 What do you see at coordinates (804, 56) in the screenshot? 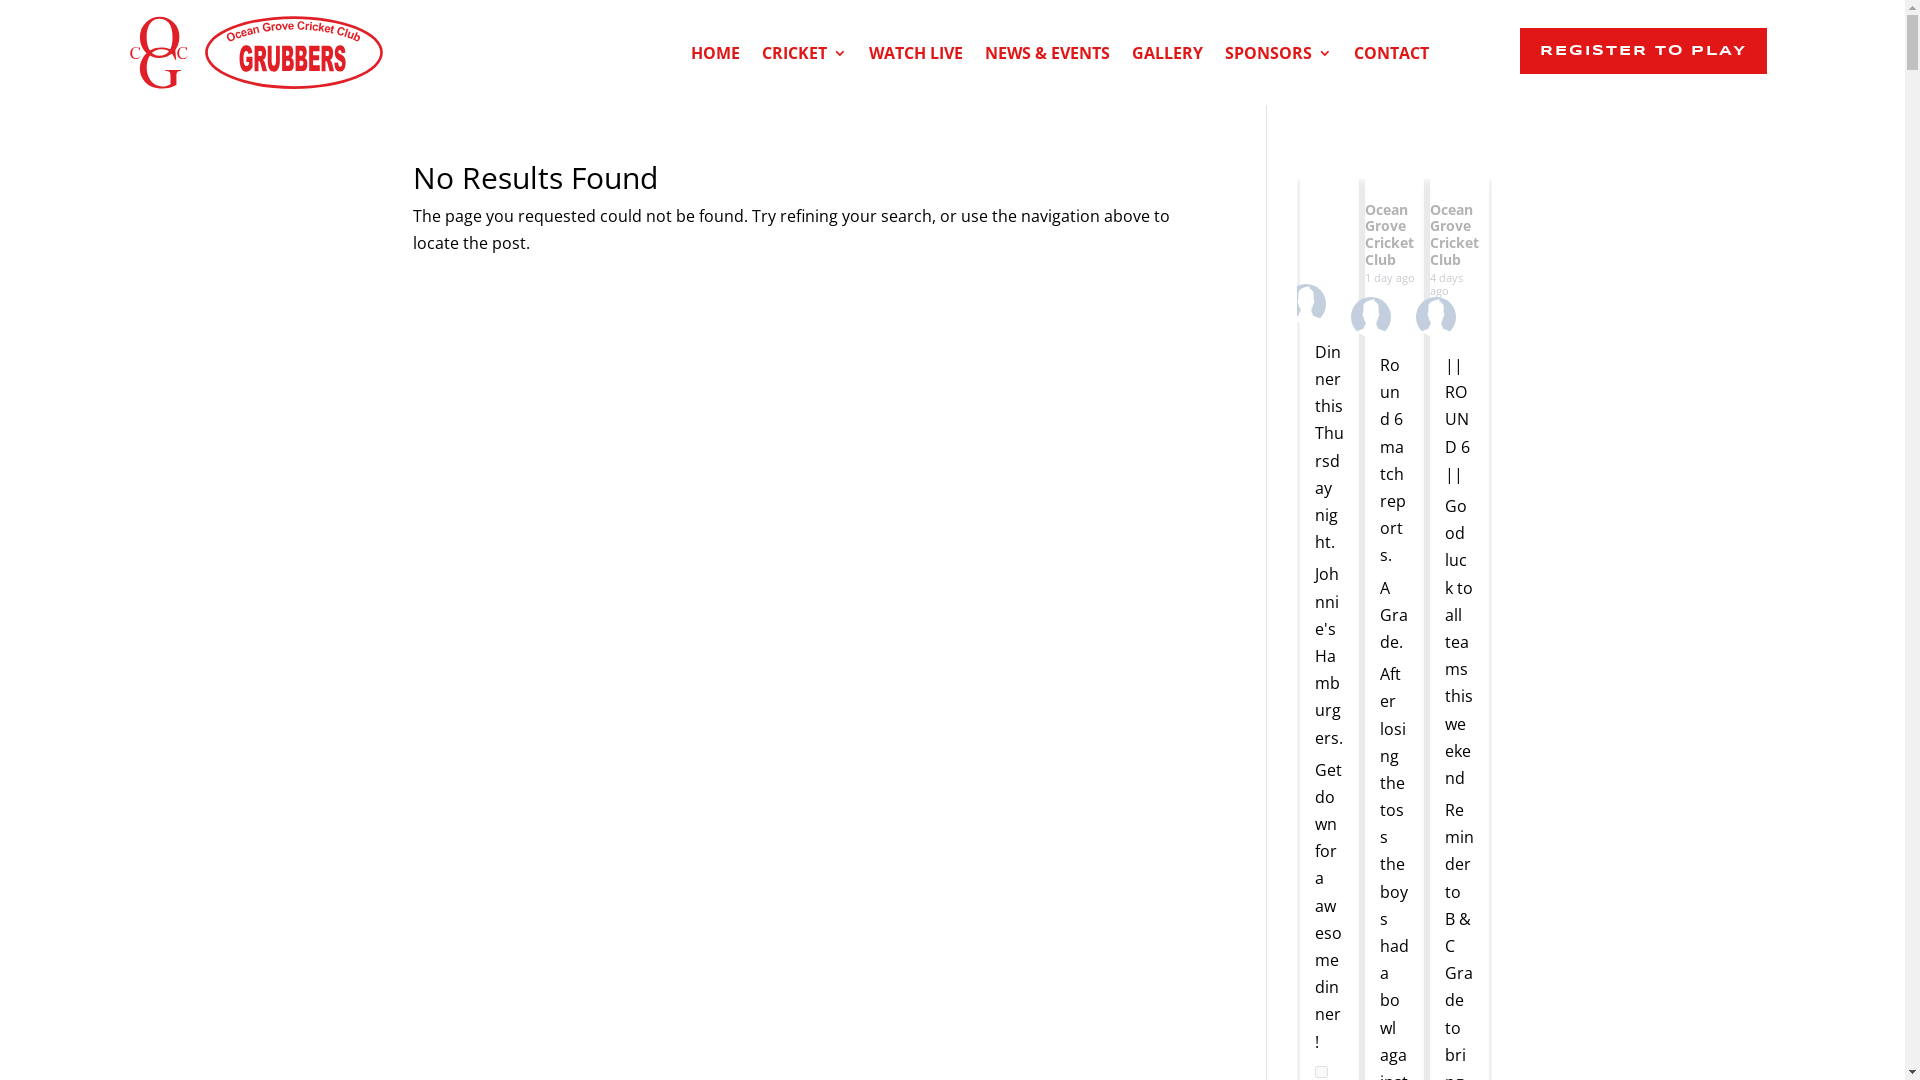
I see `'CRICKET'` at bounding box center [804, 56].